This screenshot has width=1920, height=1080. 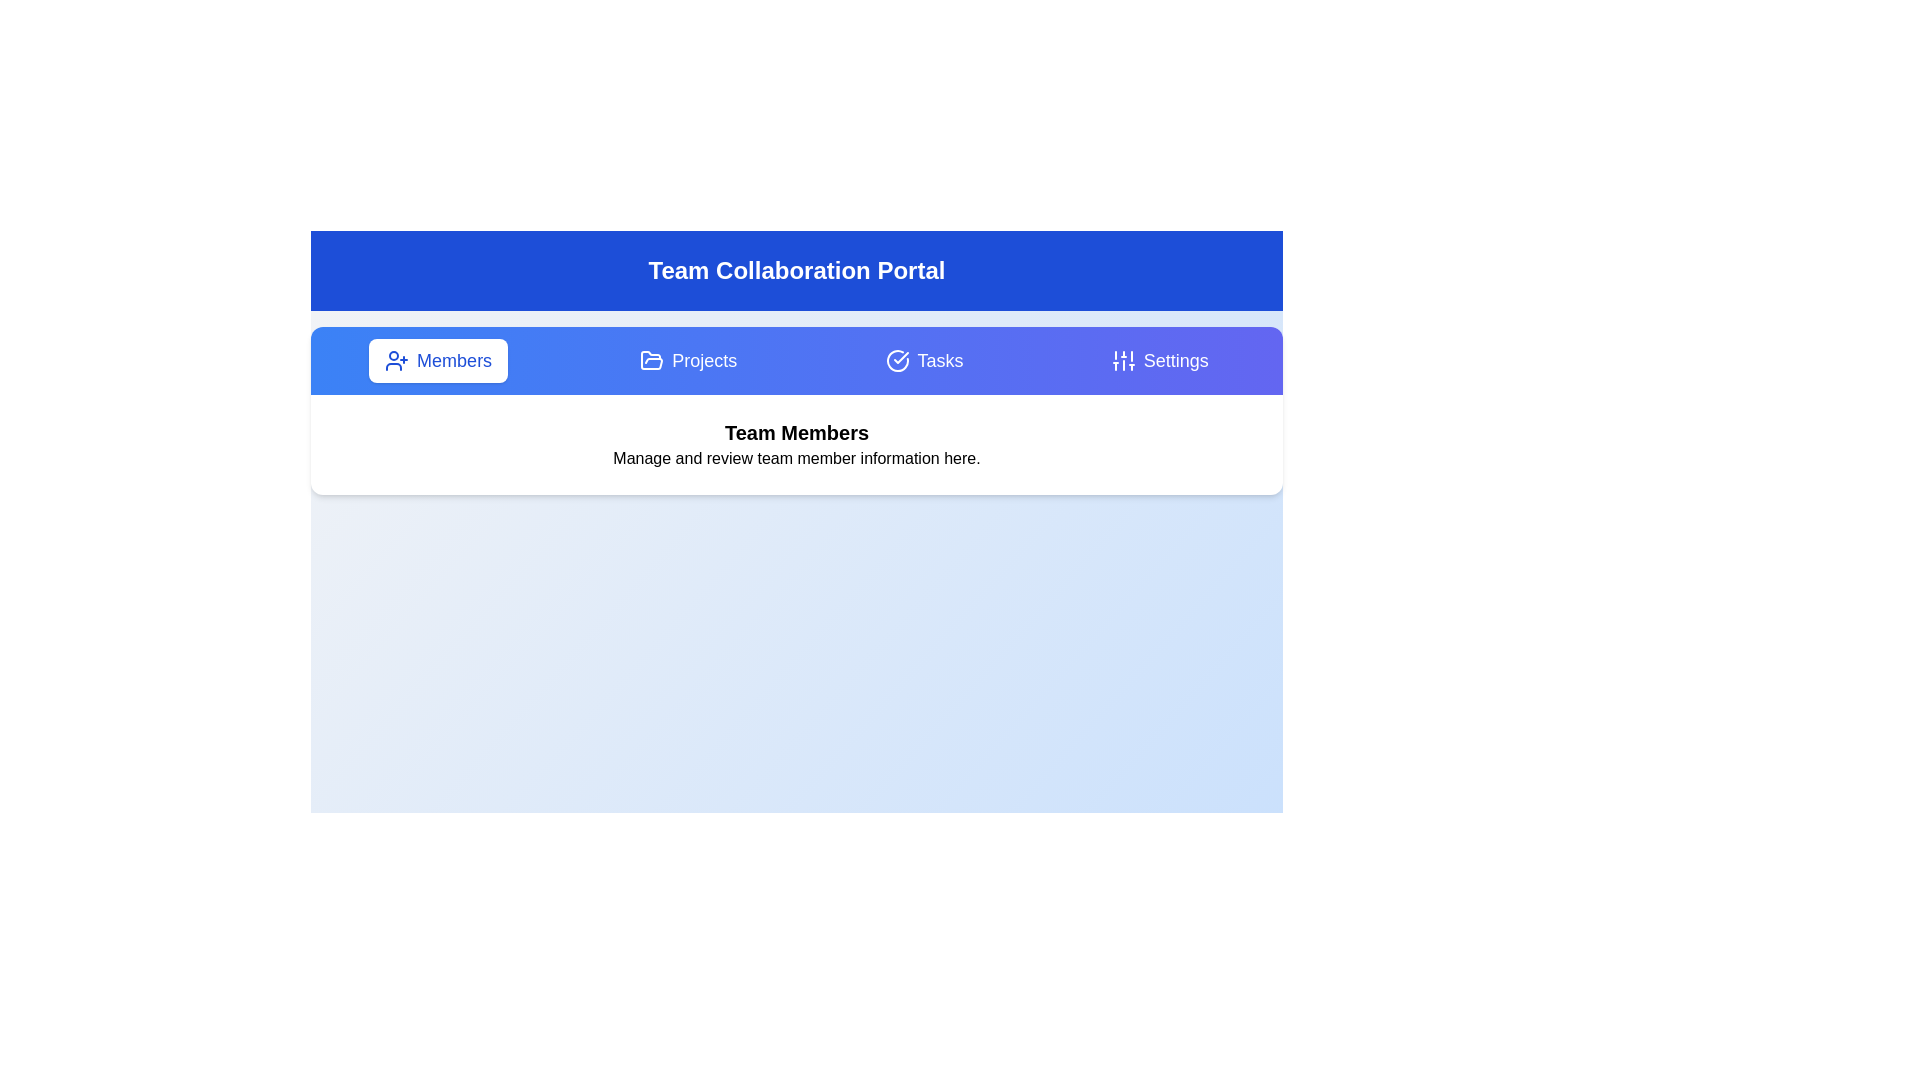 I want to click on the 'Settings' text label on the header navigation bar, which is styled in white on a blue background and positioned to the right of the 'Tasks' option, so click(x=1176, y=361).